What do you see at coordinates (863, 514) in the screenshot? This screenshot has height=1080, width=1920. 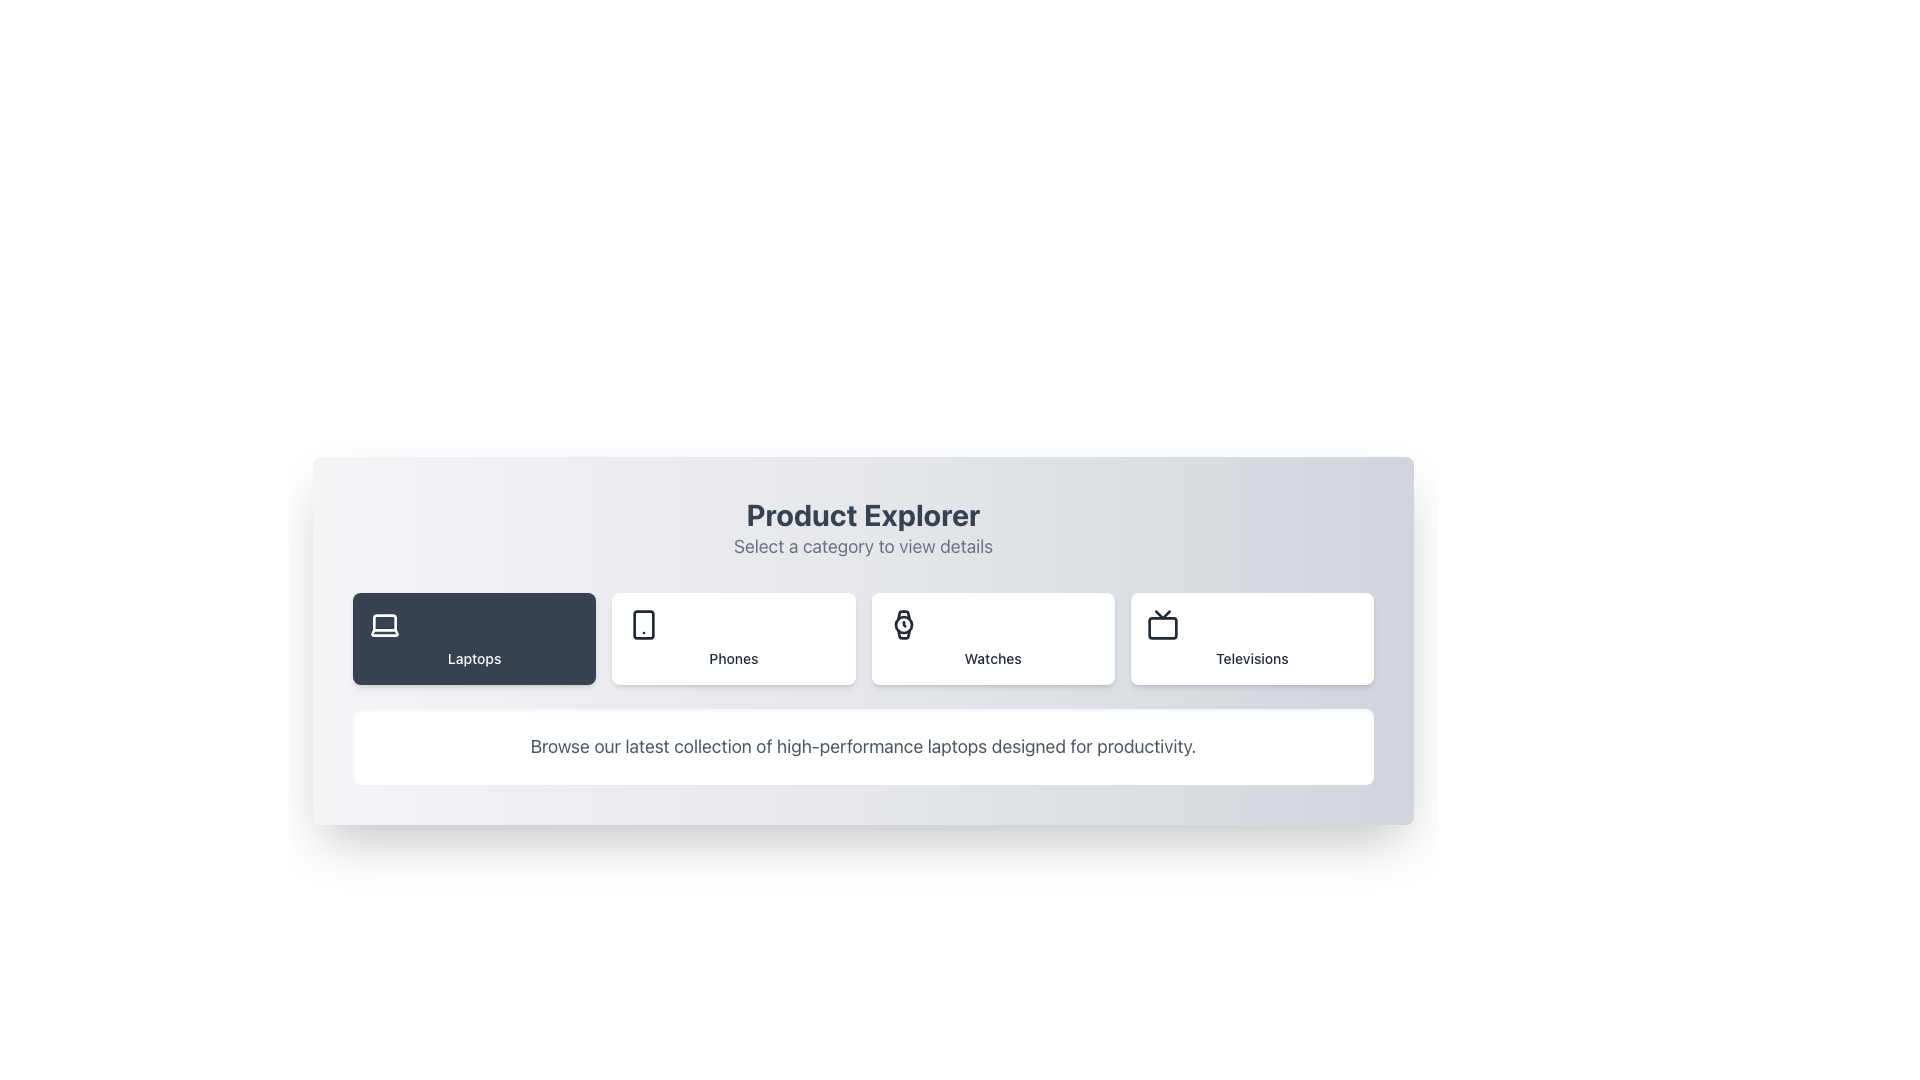 I see `the stylized text header displaying 'Product Explorer' which is centered at the top of a section` at bounding box center [863, 514].